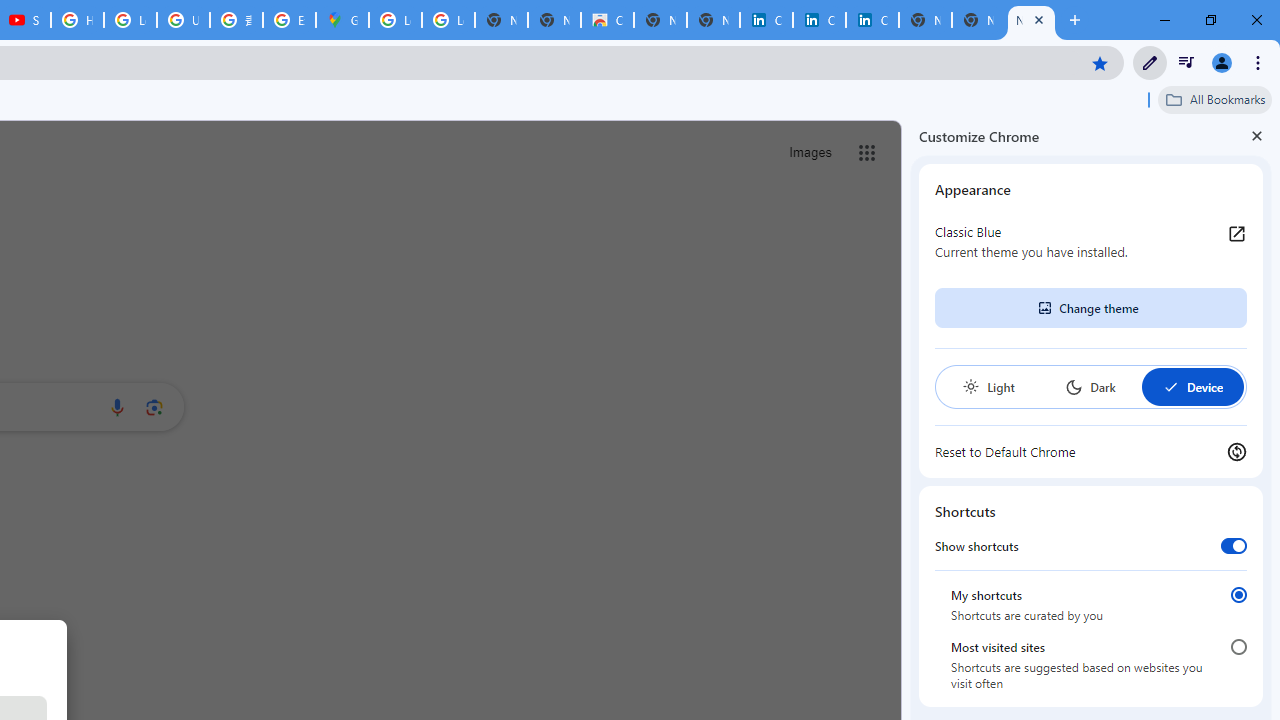 This screenshot has height=720, width=1280. Describe the element at coordinates (1192, 387) in the screenshot. I see `'Device'` at that location.